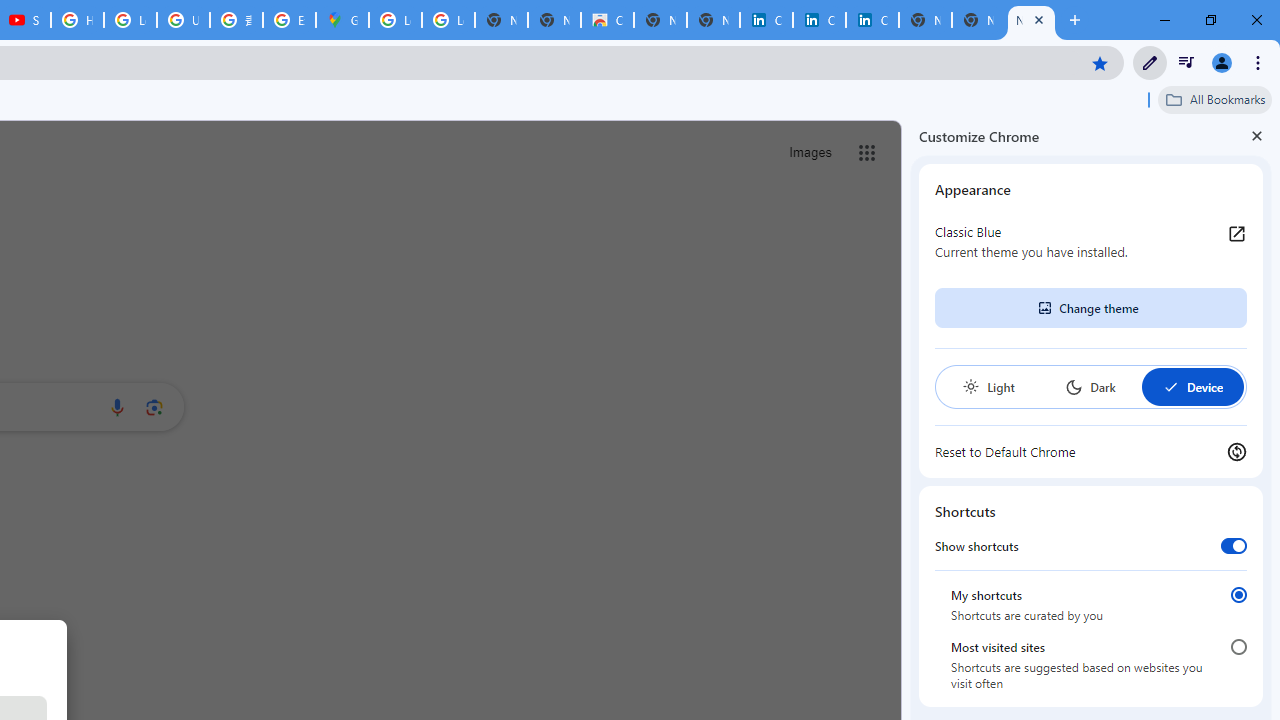 This screenshot has height=720, width=1280. Describe the element at coordinates (1192, 387) in the screenshot. I see `'Device'` at that location.